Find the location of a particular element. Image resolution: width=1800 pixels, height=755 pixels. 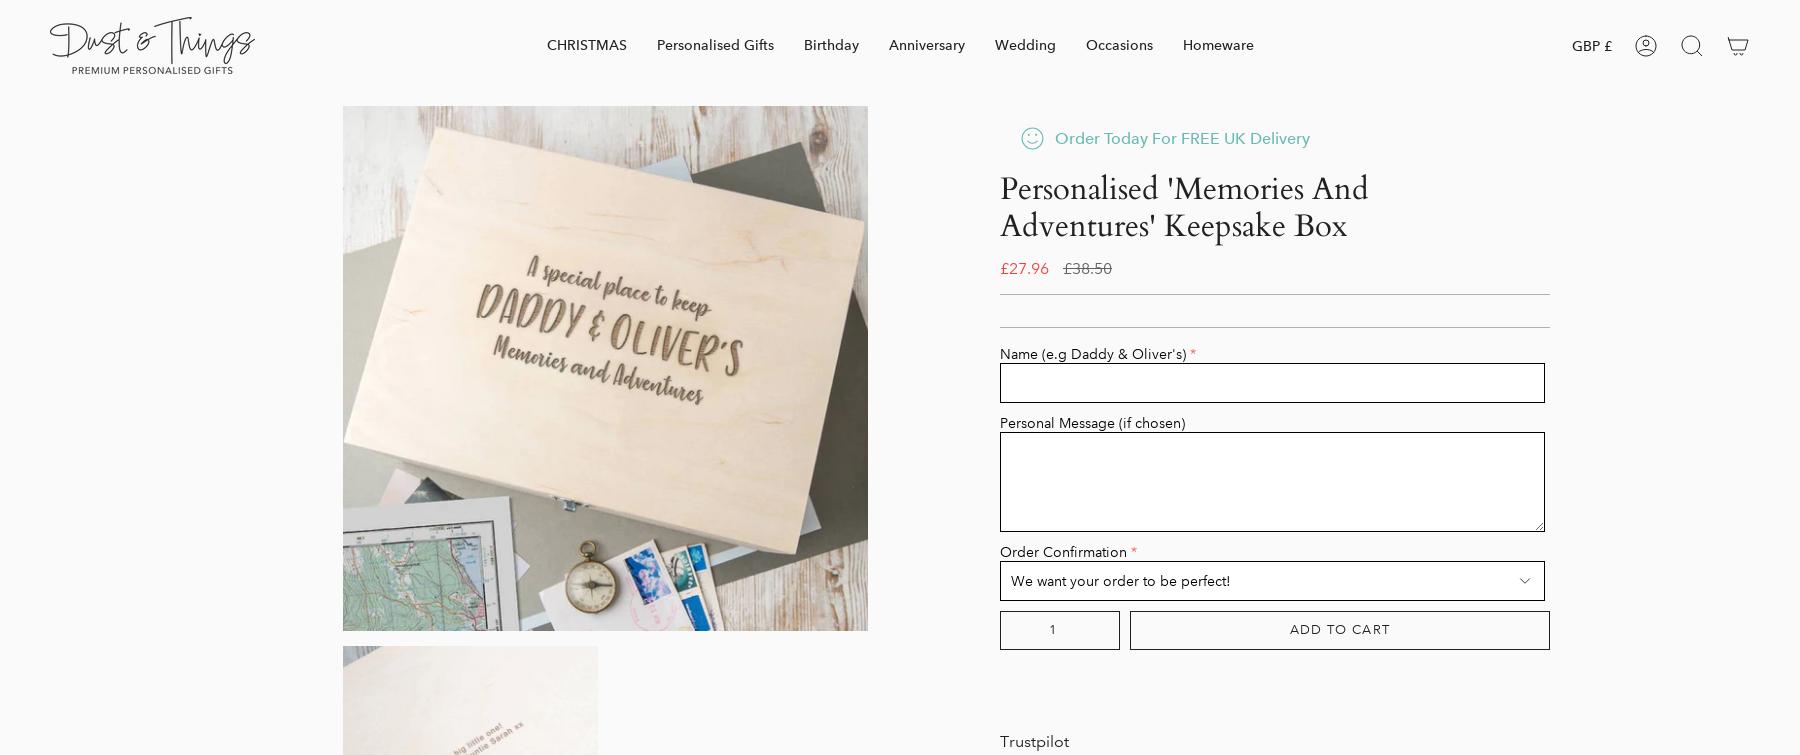

'apply.' is located at coordinates (1043, 723).